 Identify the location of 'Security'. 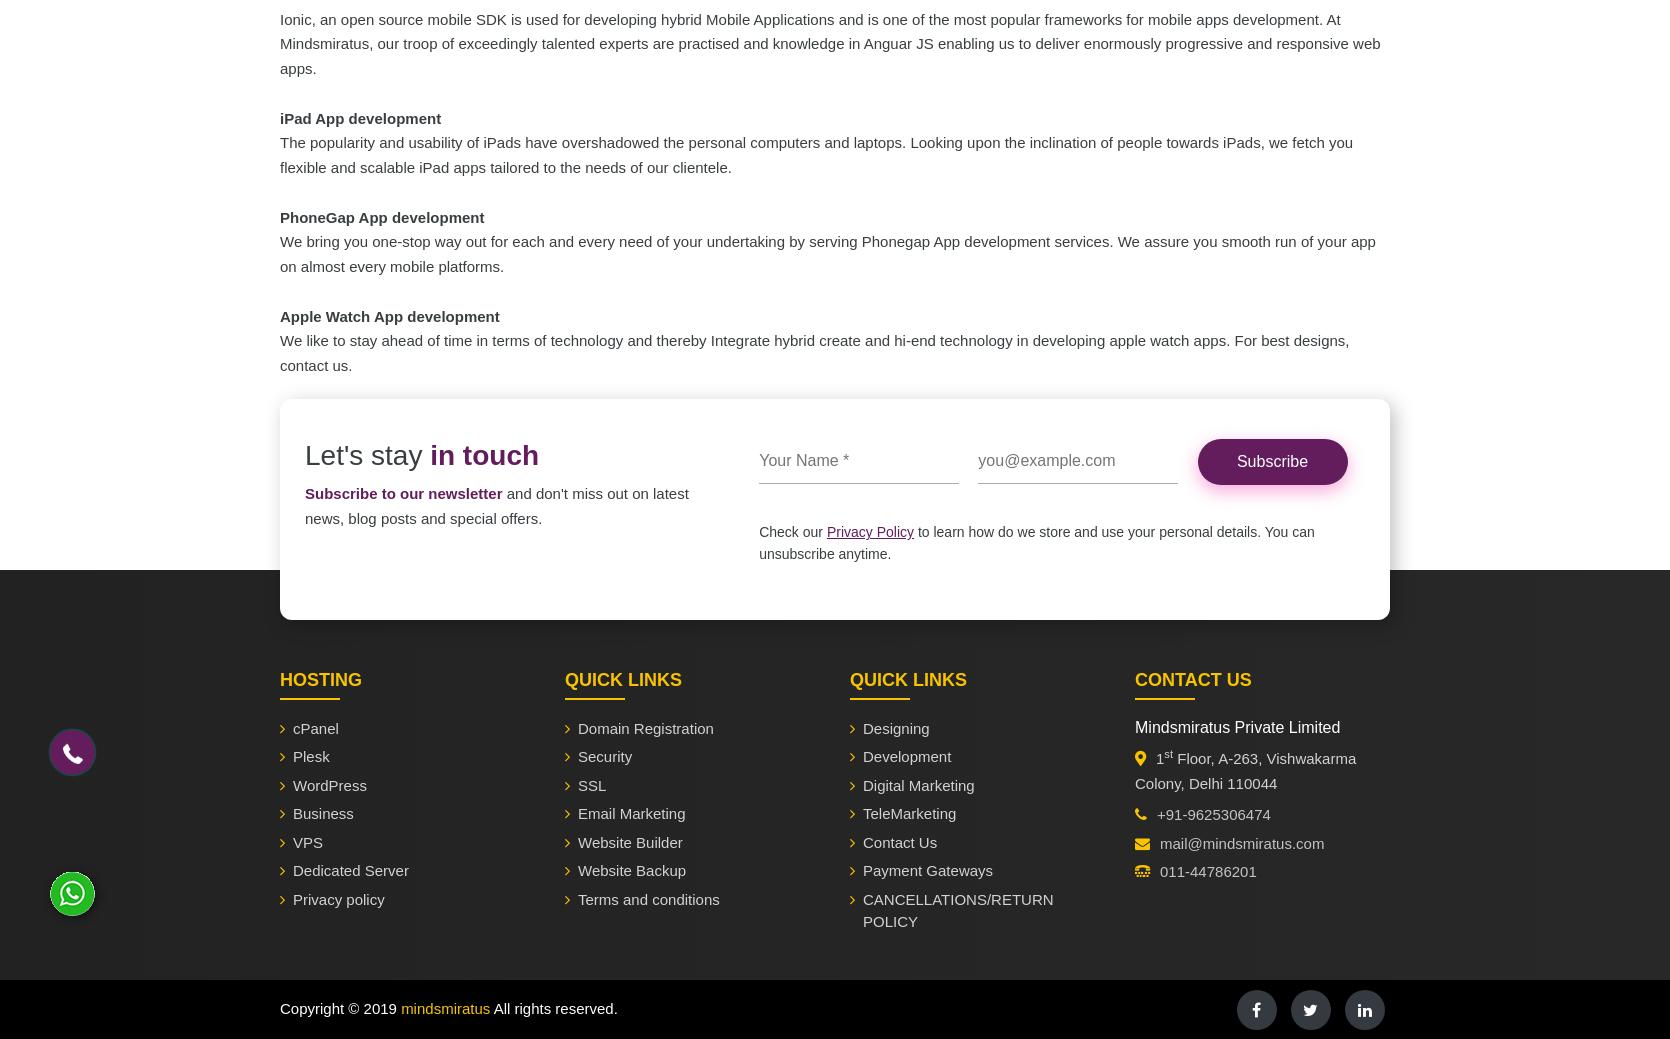
(604, 755).